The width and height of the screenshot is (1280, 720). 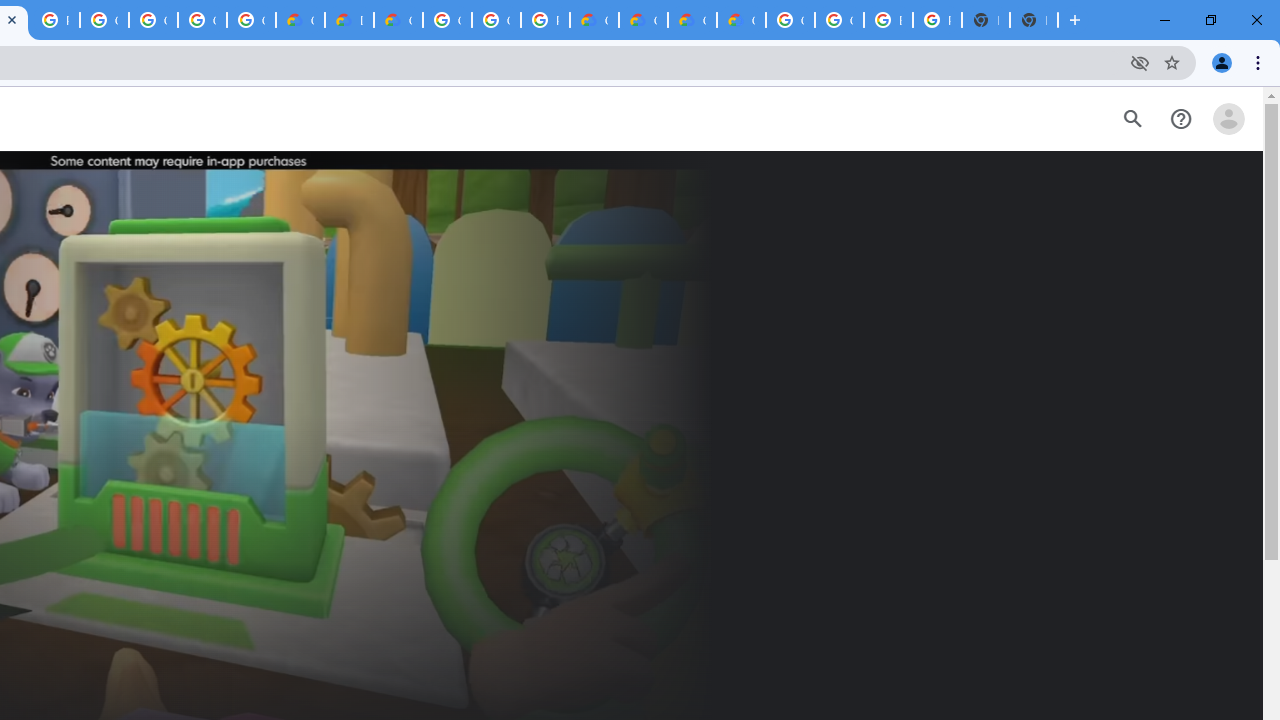 What do you see at coordinates (1227, 119) in the screenshot?
I see `'Open account menu'` at bounding box center [1227, 119].